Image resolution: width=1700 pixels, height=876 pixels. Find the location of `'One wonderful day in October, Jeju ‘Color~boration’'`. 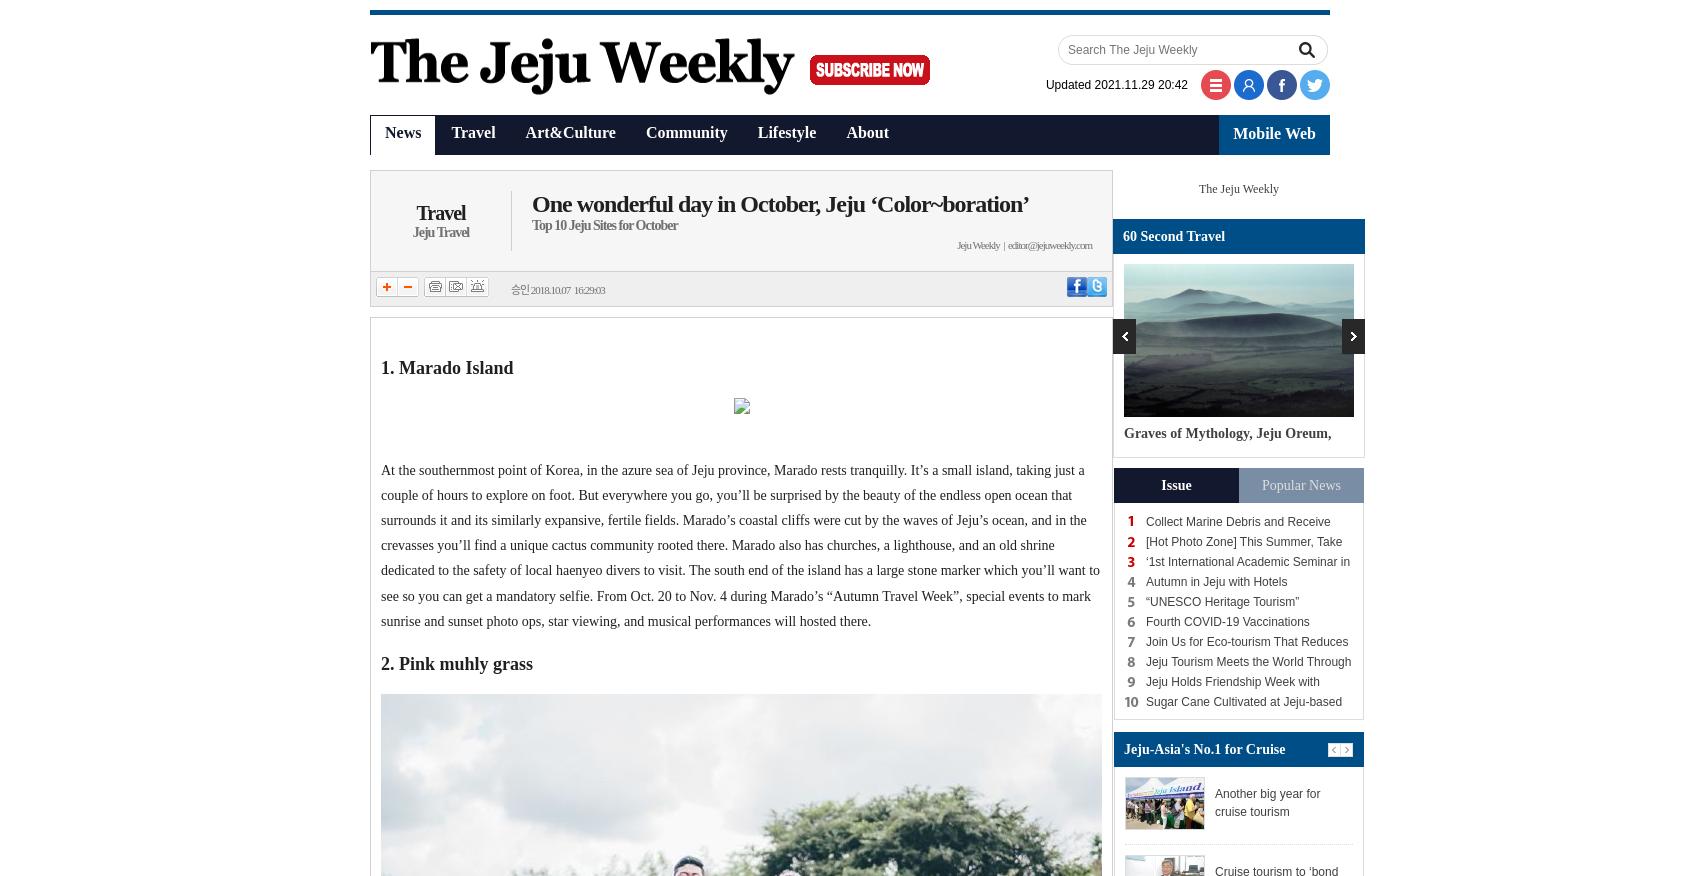

'One wonderful day in October, Jeju ‘Color~boration’' is located at coordinates (779, 204).